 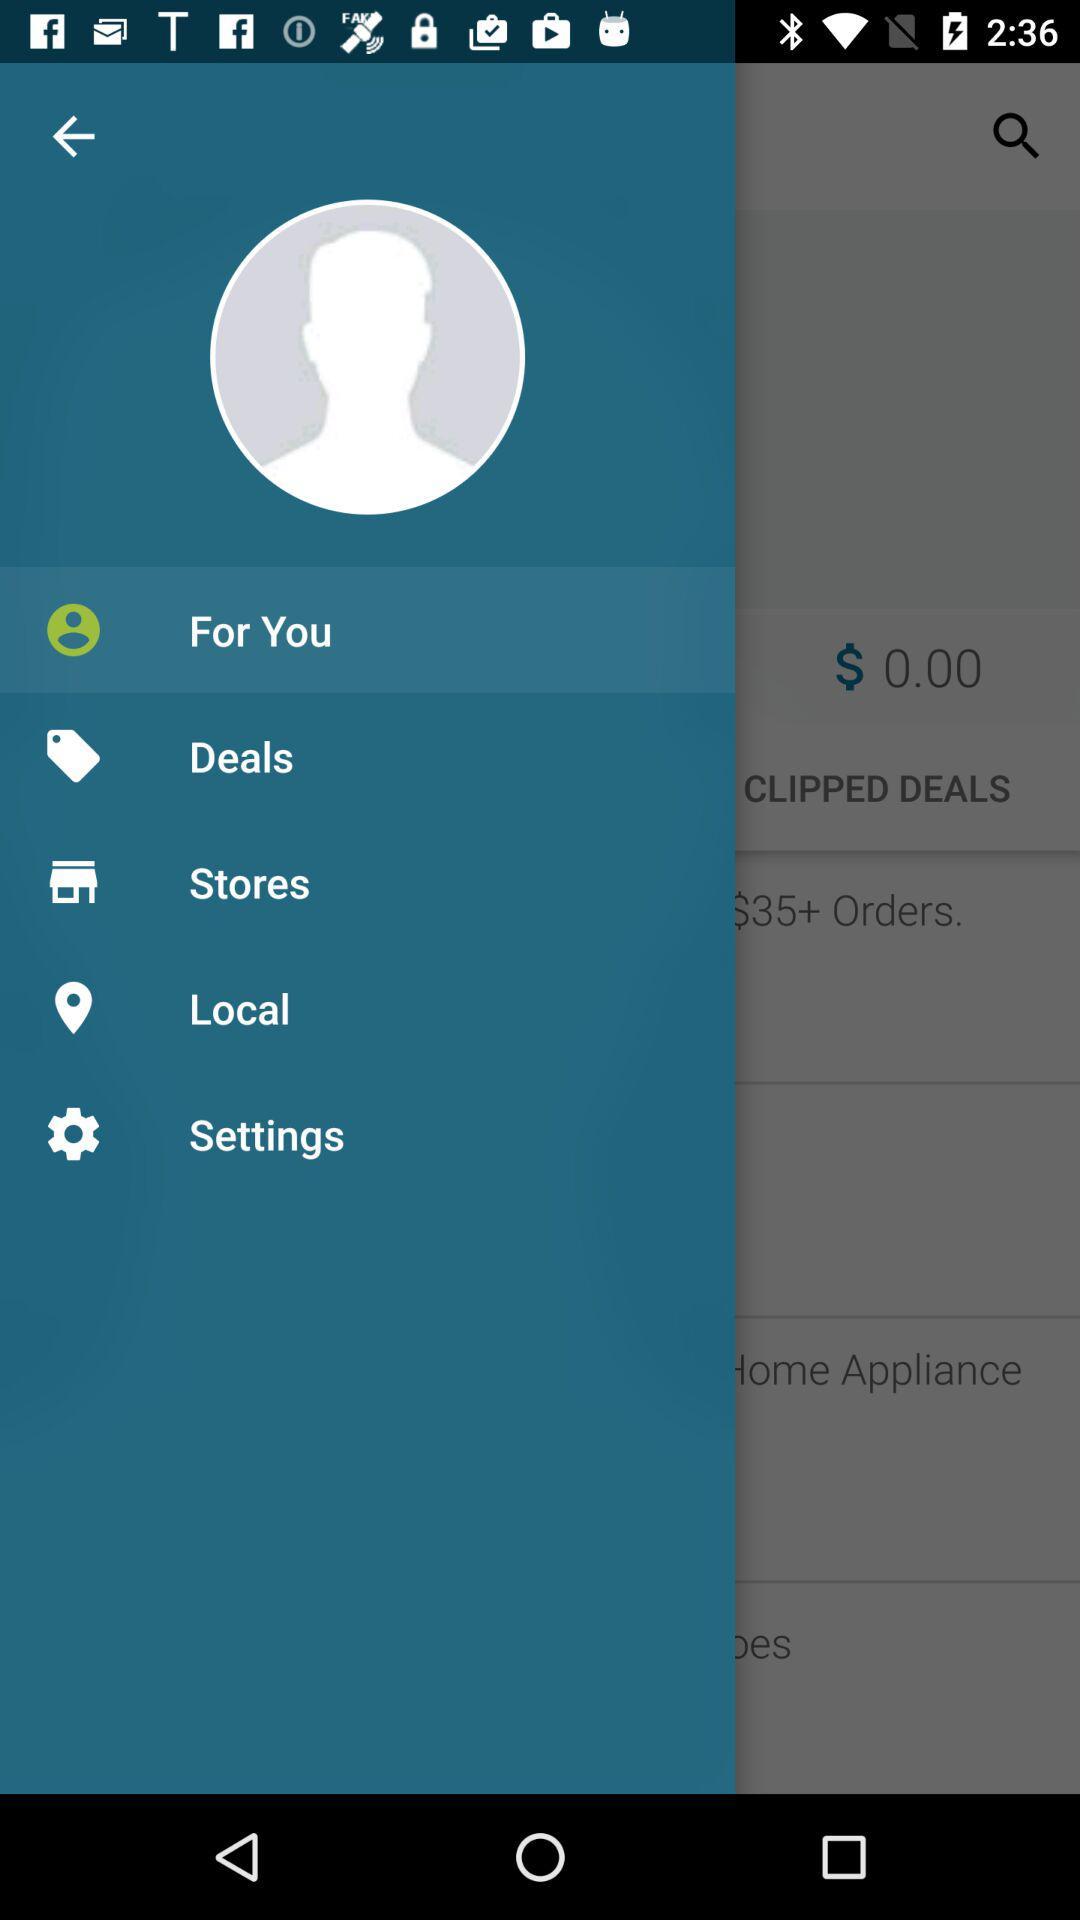 I want to click on search button which is at top right corner of the page, so click(x=1017, y=136).